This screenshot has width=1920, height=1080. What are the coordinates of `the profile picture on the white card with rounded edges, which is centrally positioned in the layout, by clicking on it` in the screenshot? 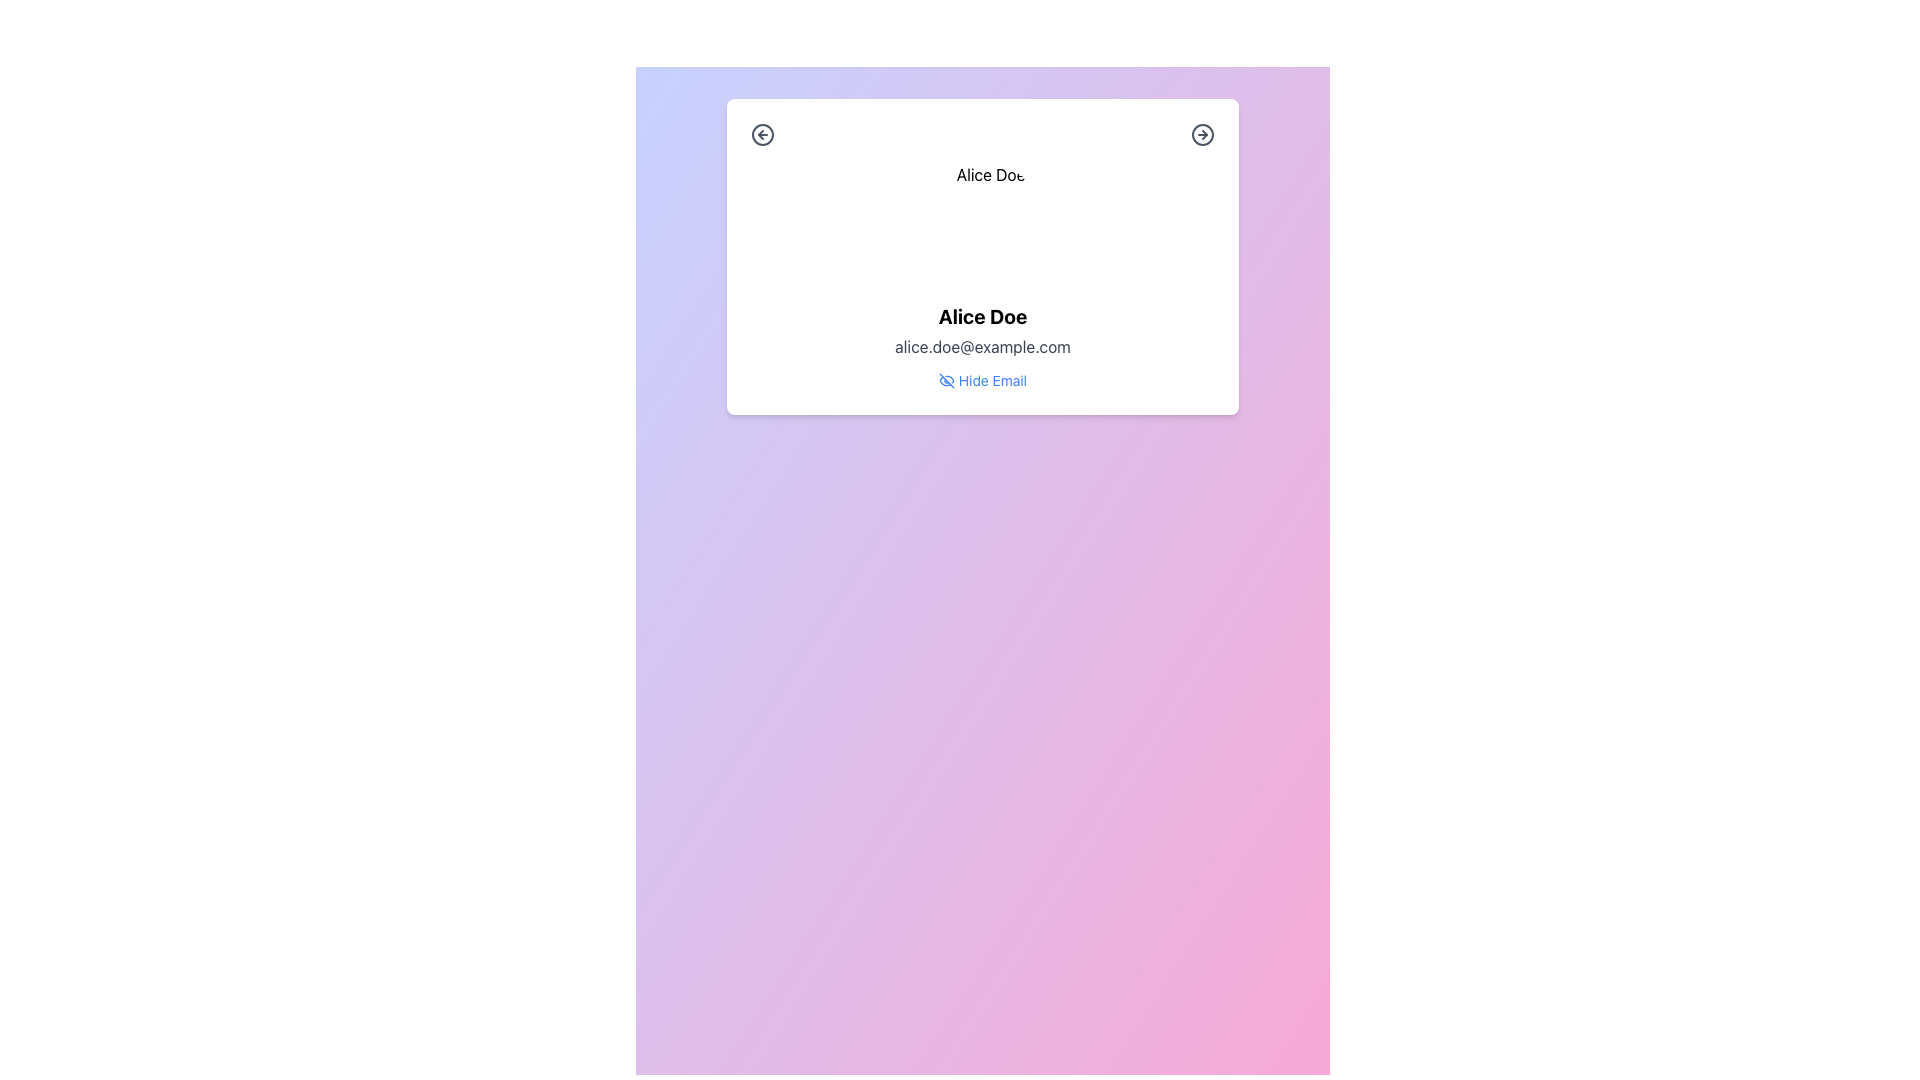 It's located at (983, 256).